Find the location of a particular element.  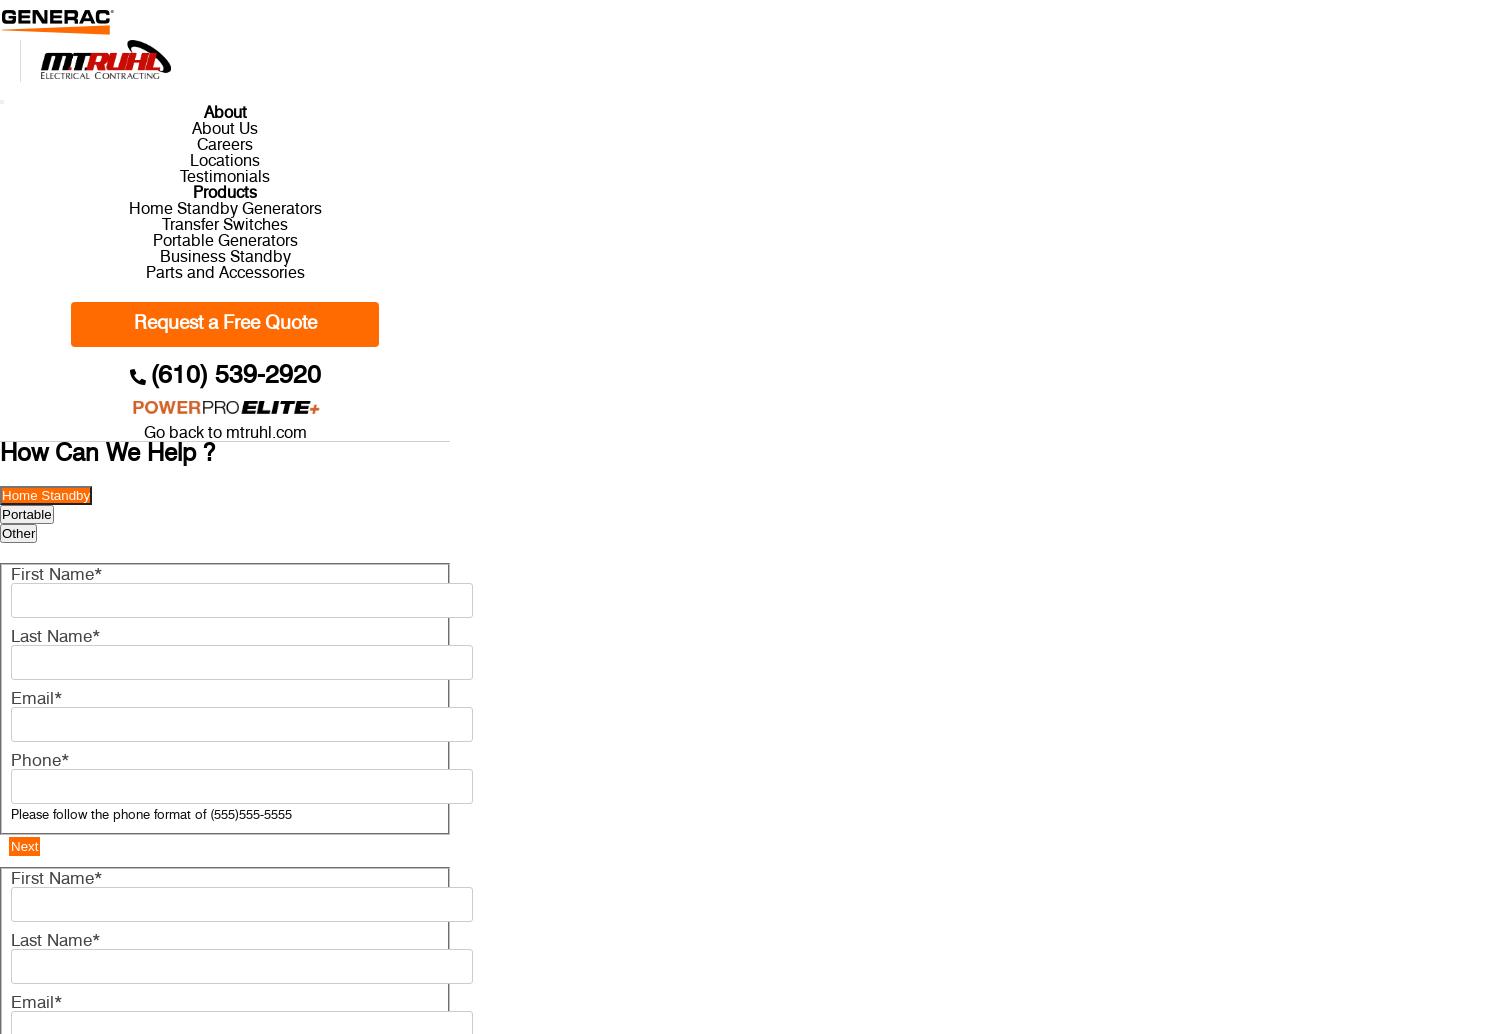

'Products' is located at coordinates (223, 193).